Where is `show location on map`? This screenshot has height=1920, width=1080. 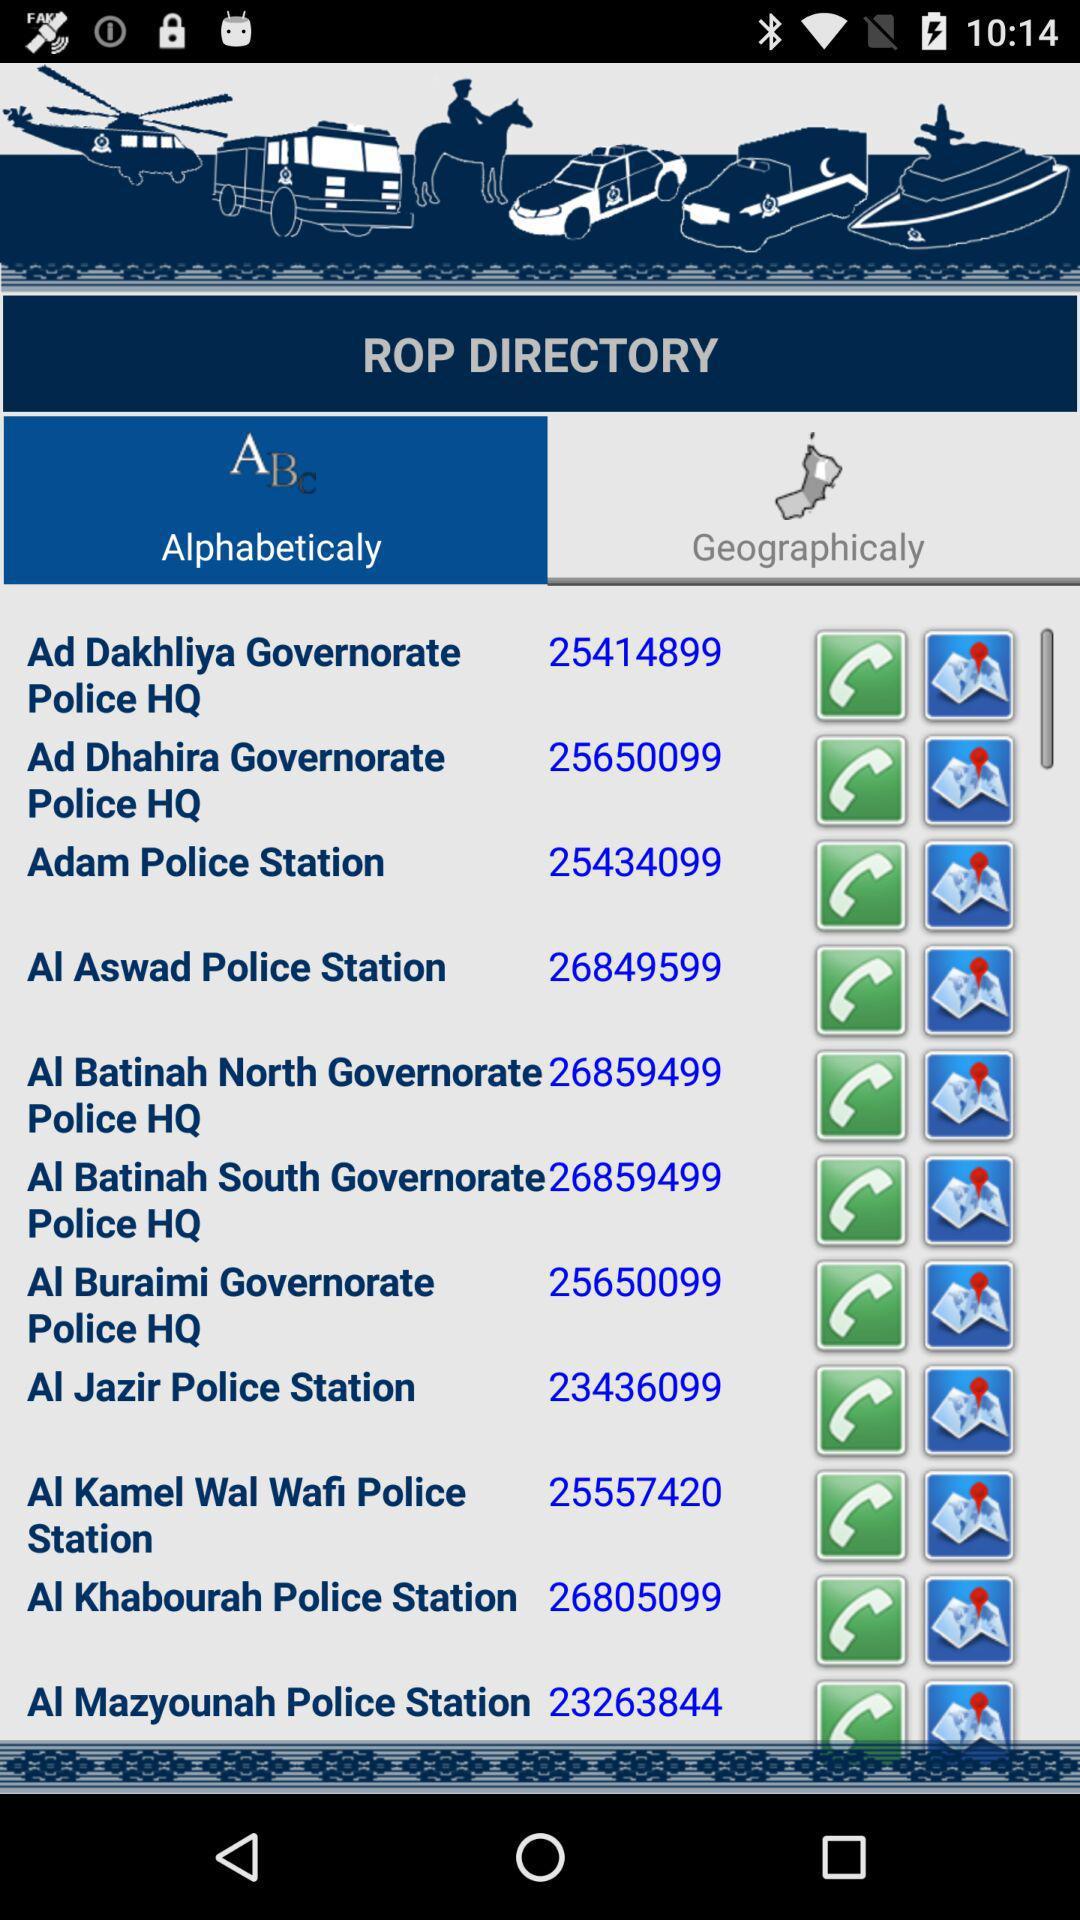
show location on map is located at coordinates (967, 1410).